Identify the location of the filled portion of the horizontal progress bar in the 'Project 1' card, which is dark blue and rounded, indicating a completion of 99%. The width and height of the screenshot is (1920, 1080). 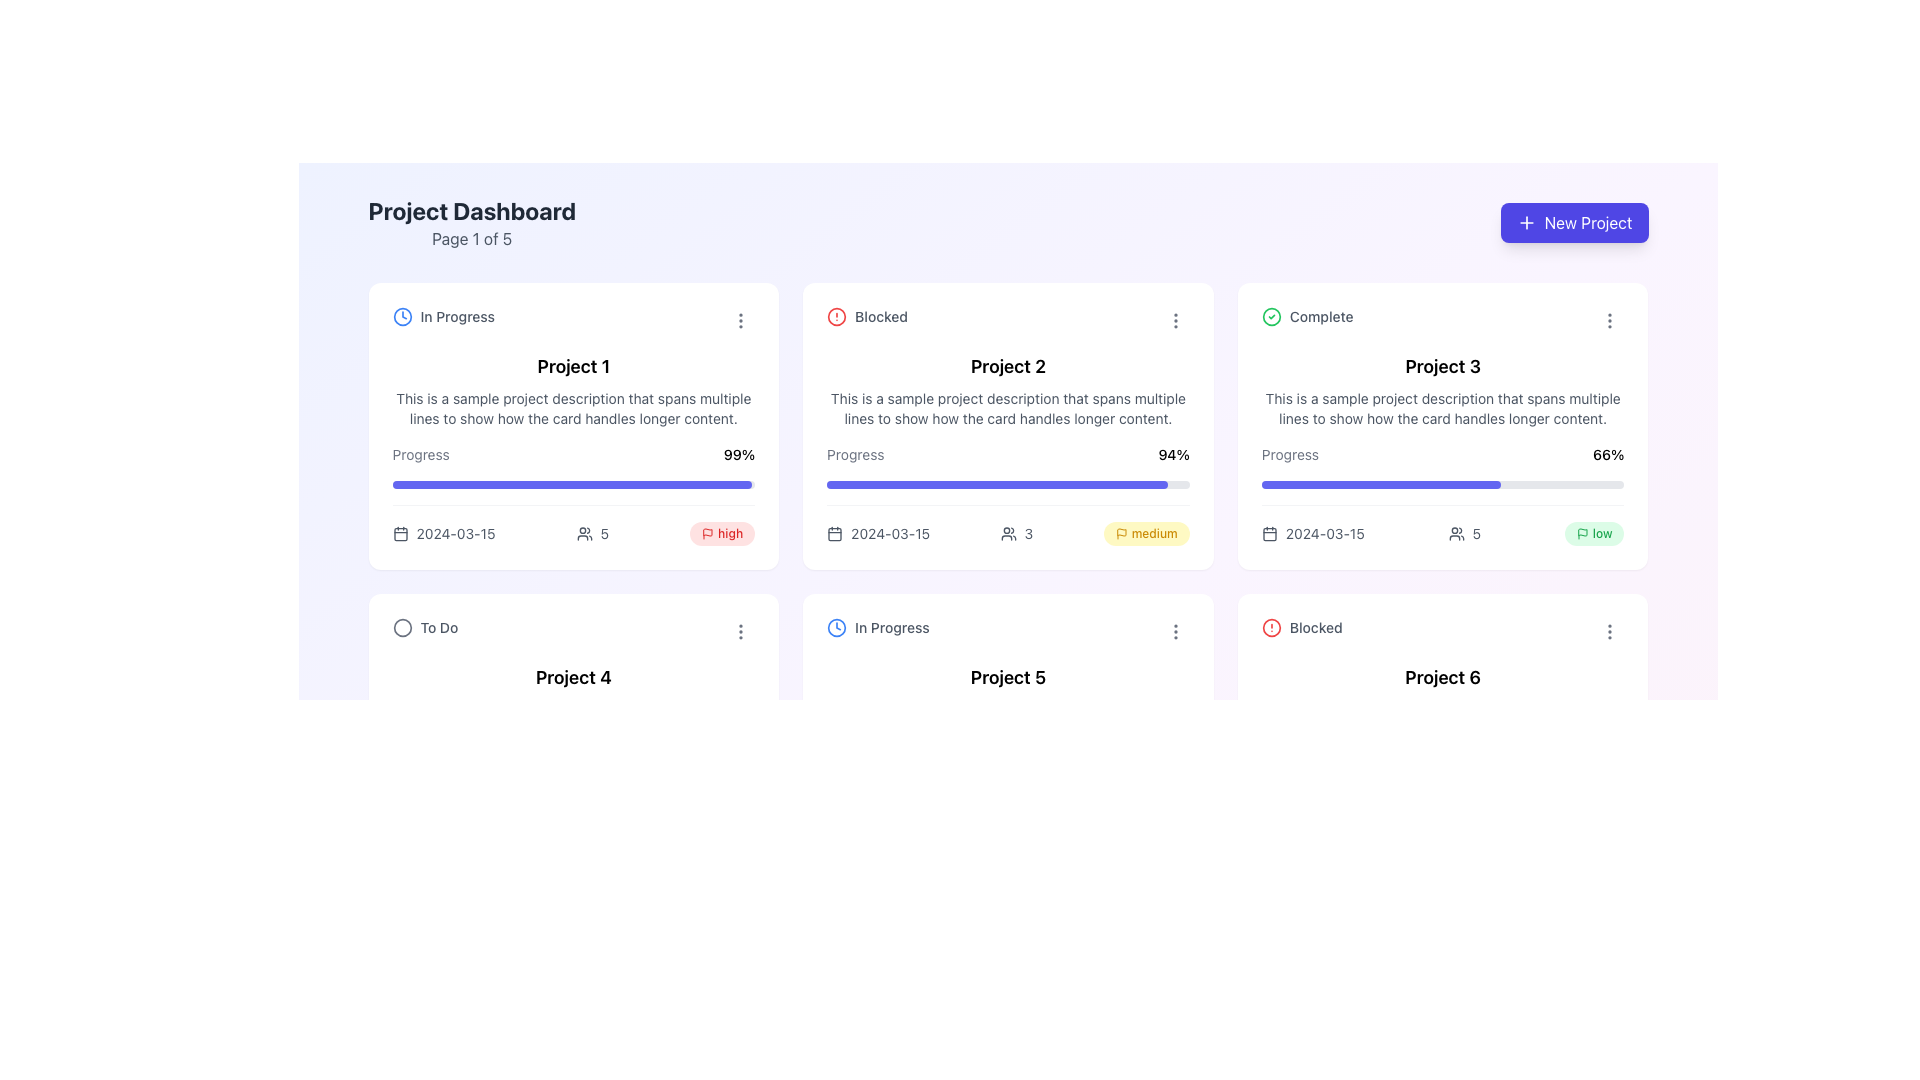
(570, 485).